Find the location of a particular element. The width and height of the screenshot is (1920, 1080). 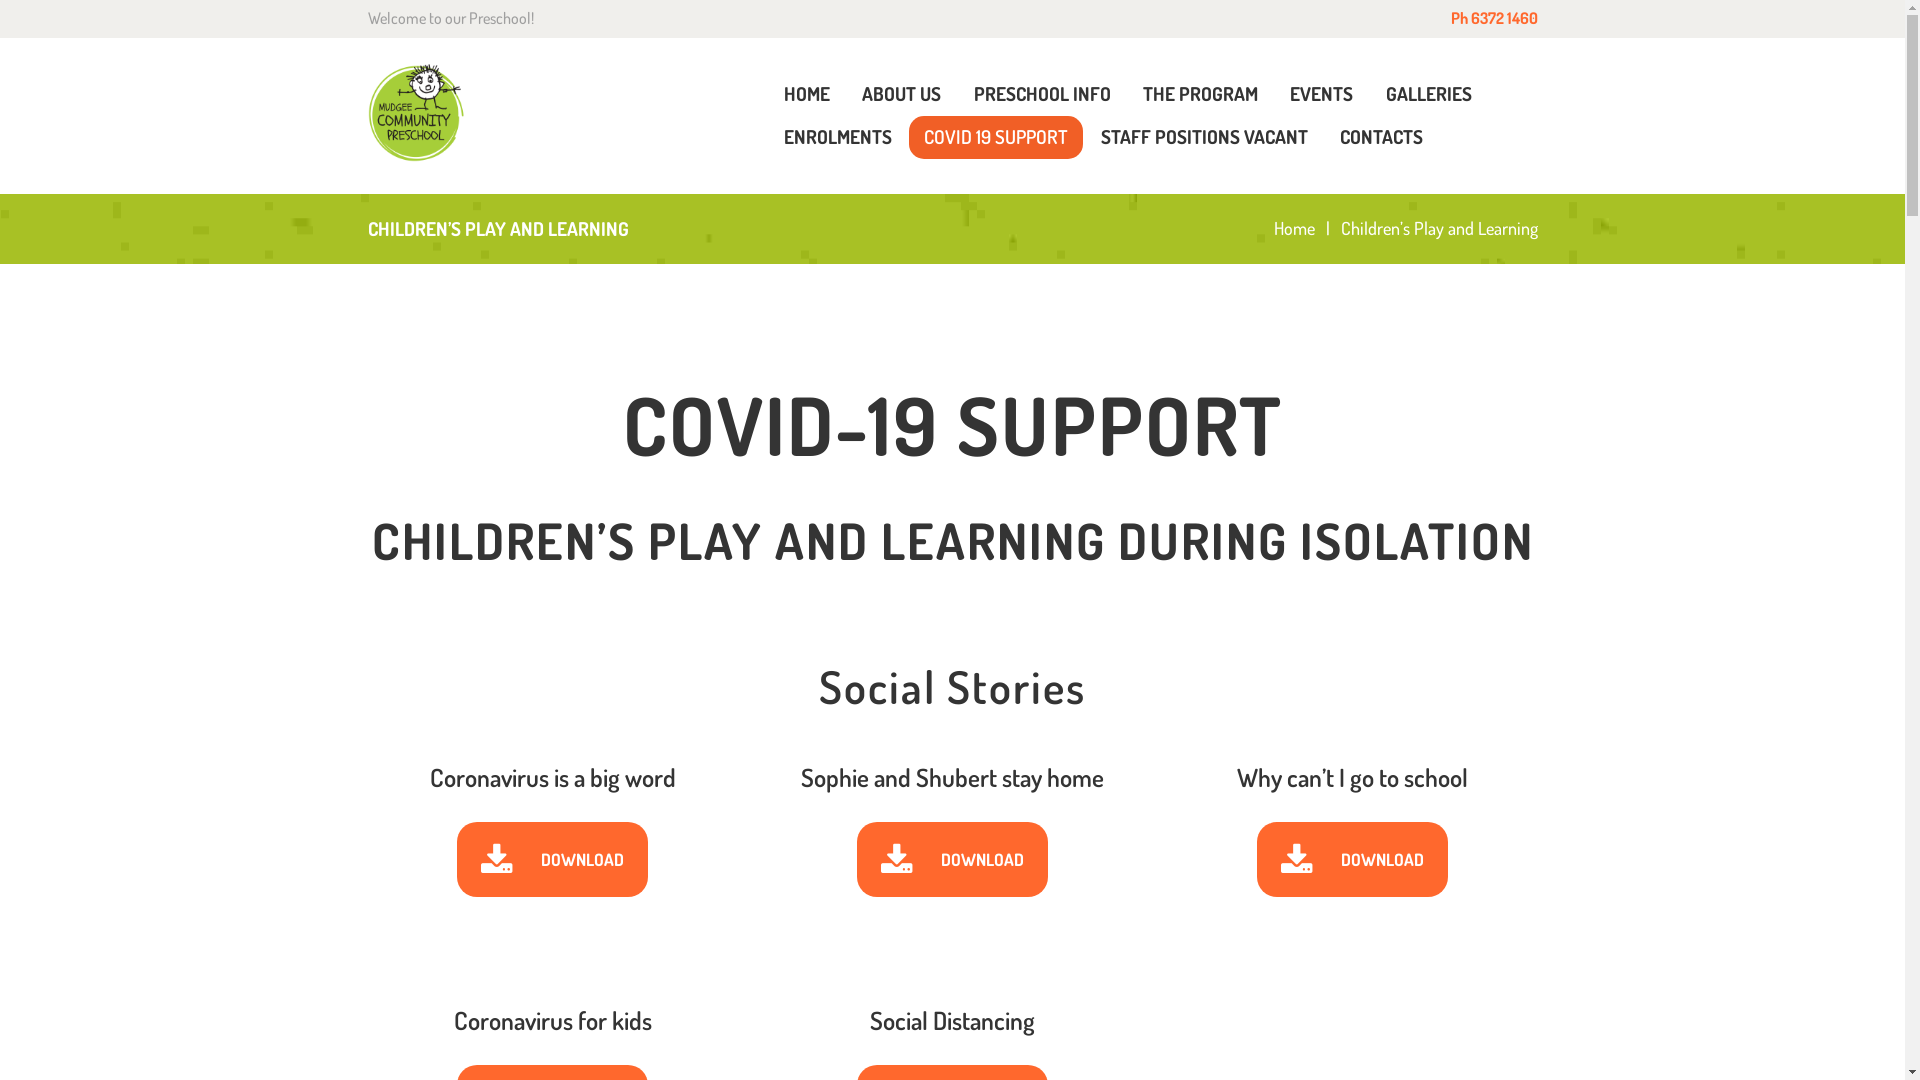

'DOWNLOAD' is located at coordinates (552, 859).